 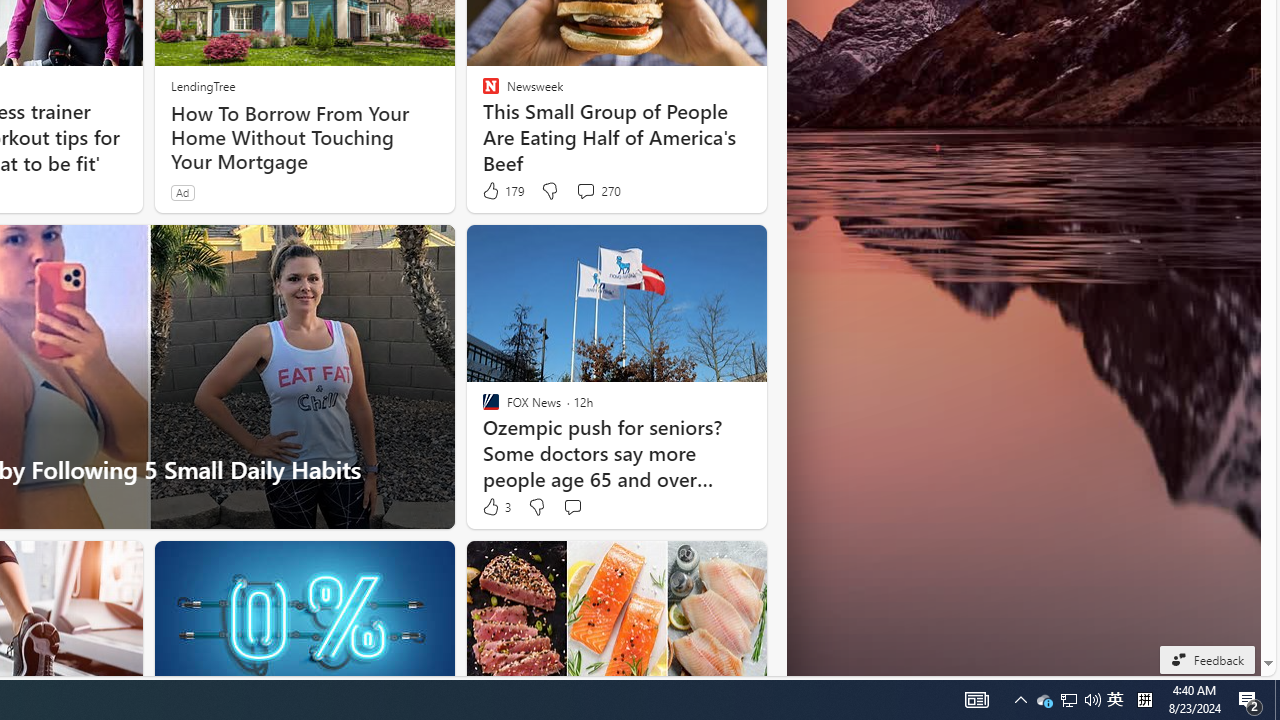 What do you see at coordinates (596, 191) in the screenshot?
I see `'View comments 270 Comment'` at bounding box center [596, 191].